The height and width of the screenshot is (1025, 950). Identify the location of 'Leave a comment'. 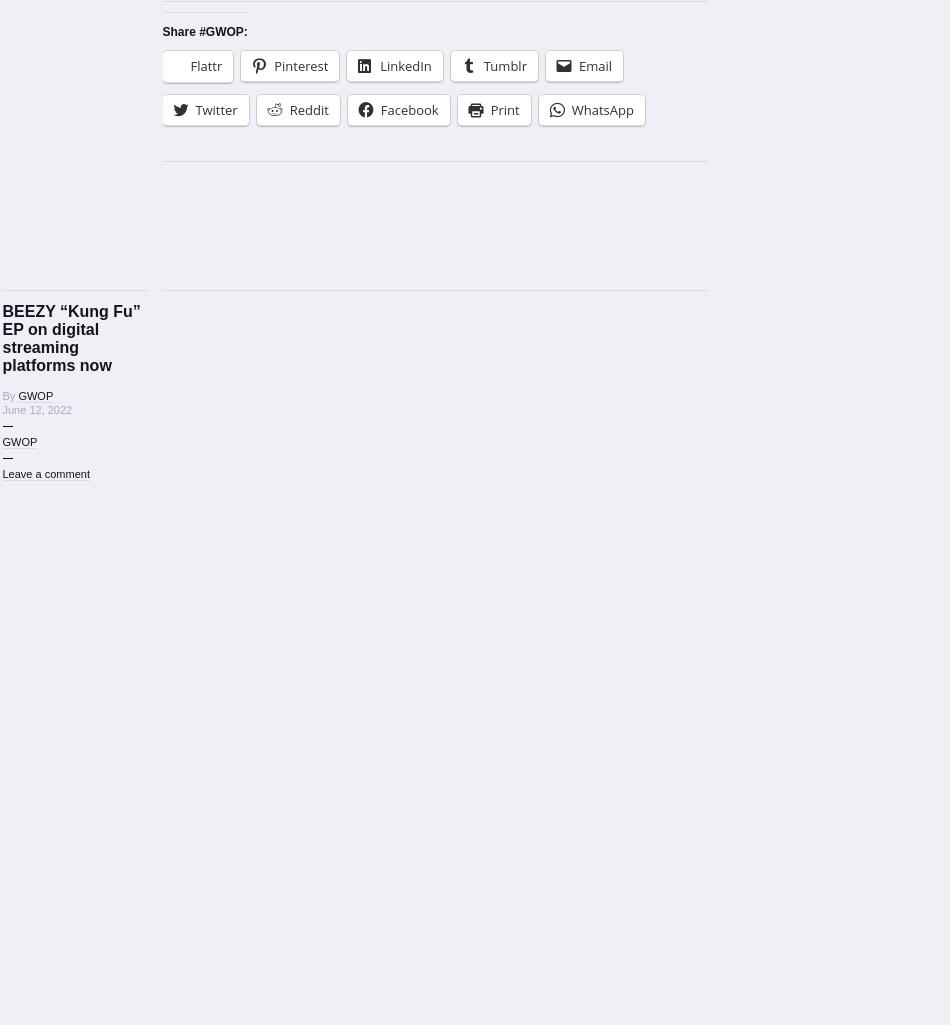
(45, 473).